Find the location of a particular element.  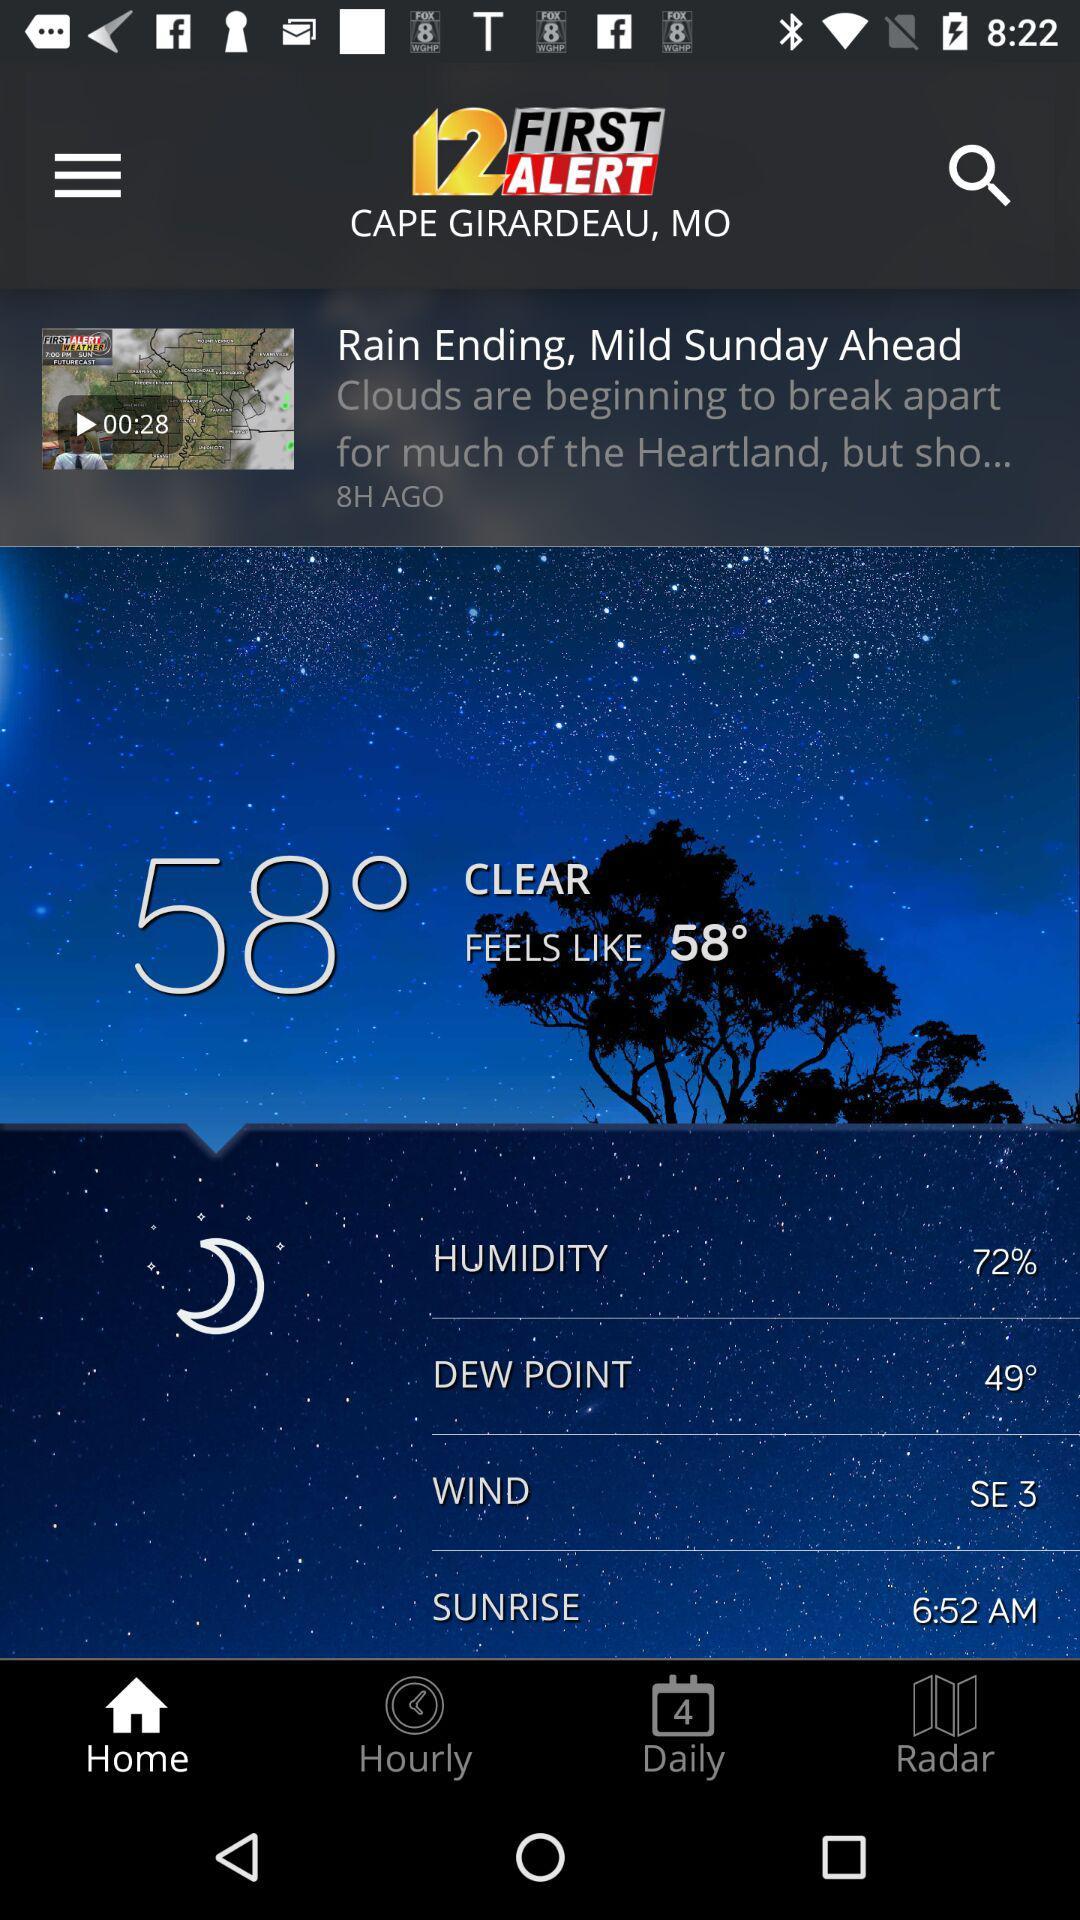

item next to hourly is located at coordinates (135, 1726).